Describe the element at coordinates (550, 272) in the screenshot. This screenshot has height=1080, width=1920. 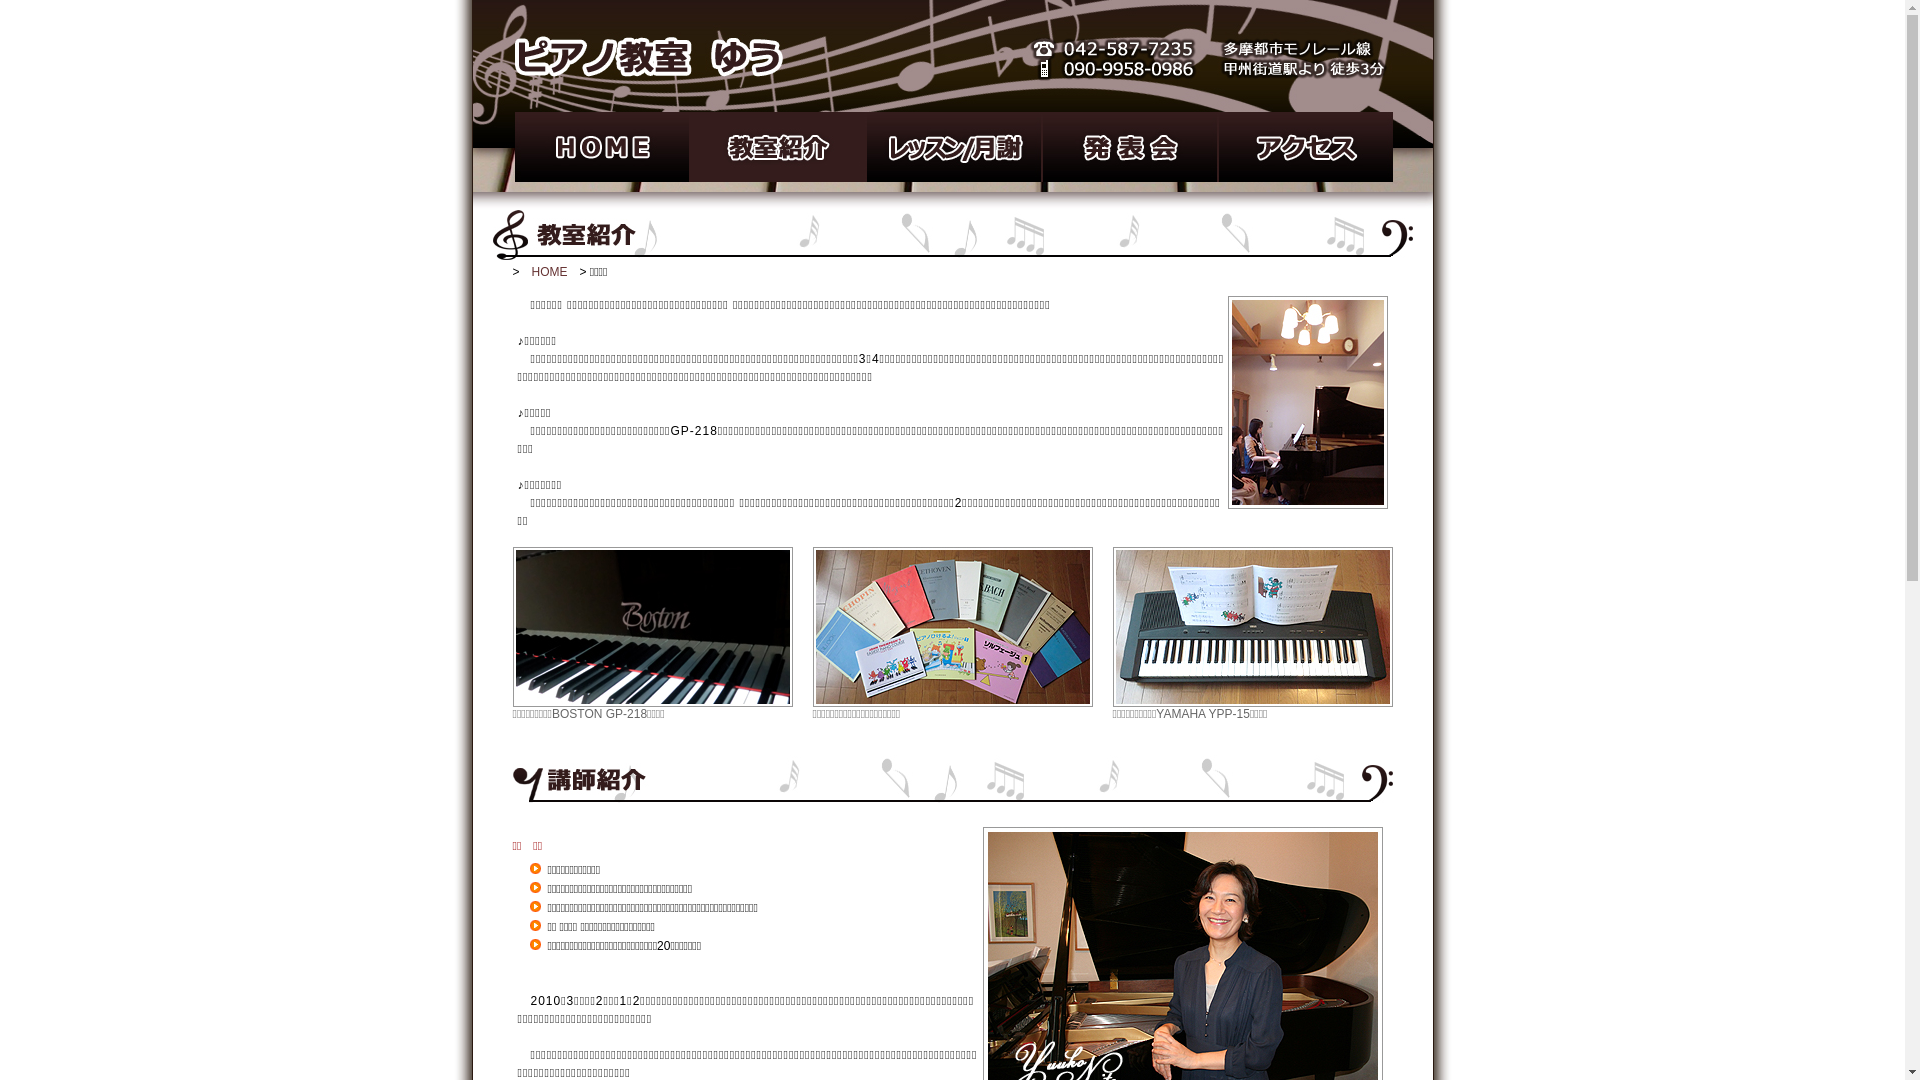
I see `'HOME'` at that location.